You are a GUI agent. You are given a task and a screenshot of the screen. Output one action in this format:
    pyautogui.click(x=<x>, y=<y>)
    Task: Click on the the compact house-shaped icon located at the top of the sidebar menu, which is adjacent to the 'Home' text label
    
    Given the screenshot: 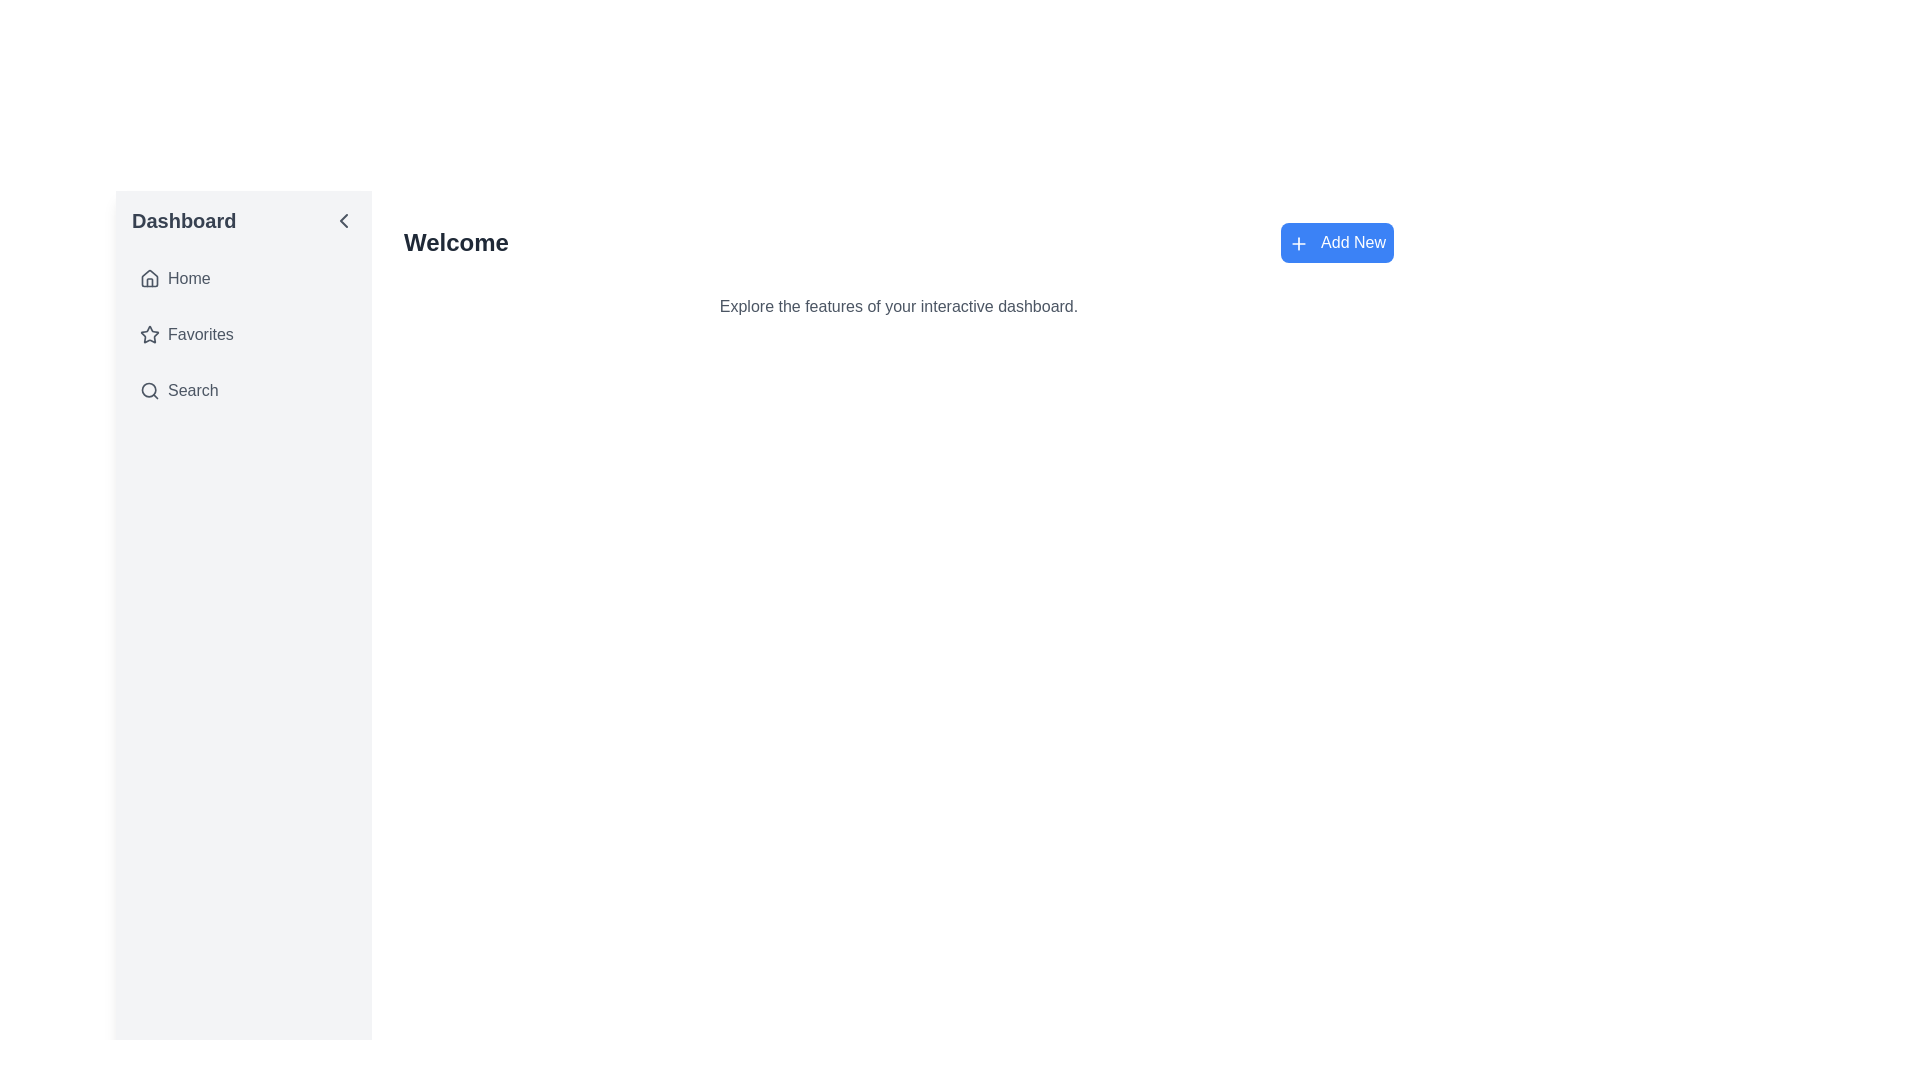 What is the action you would take?
    pyautogui.click(x=148, y=278)
    